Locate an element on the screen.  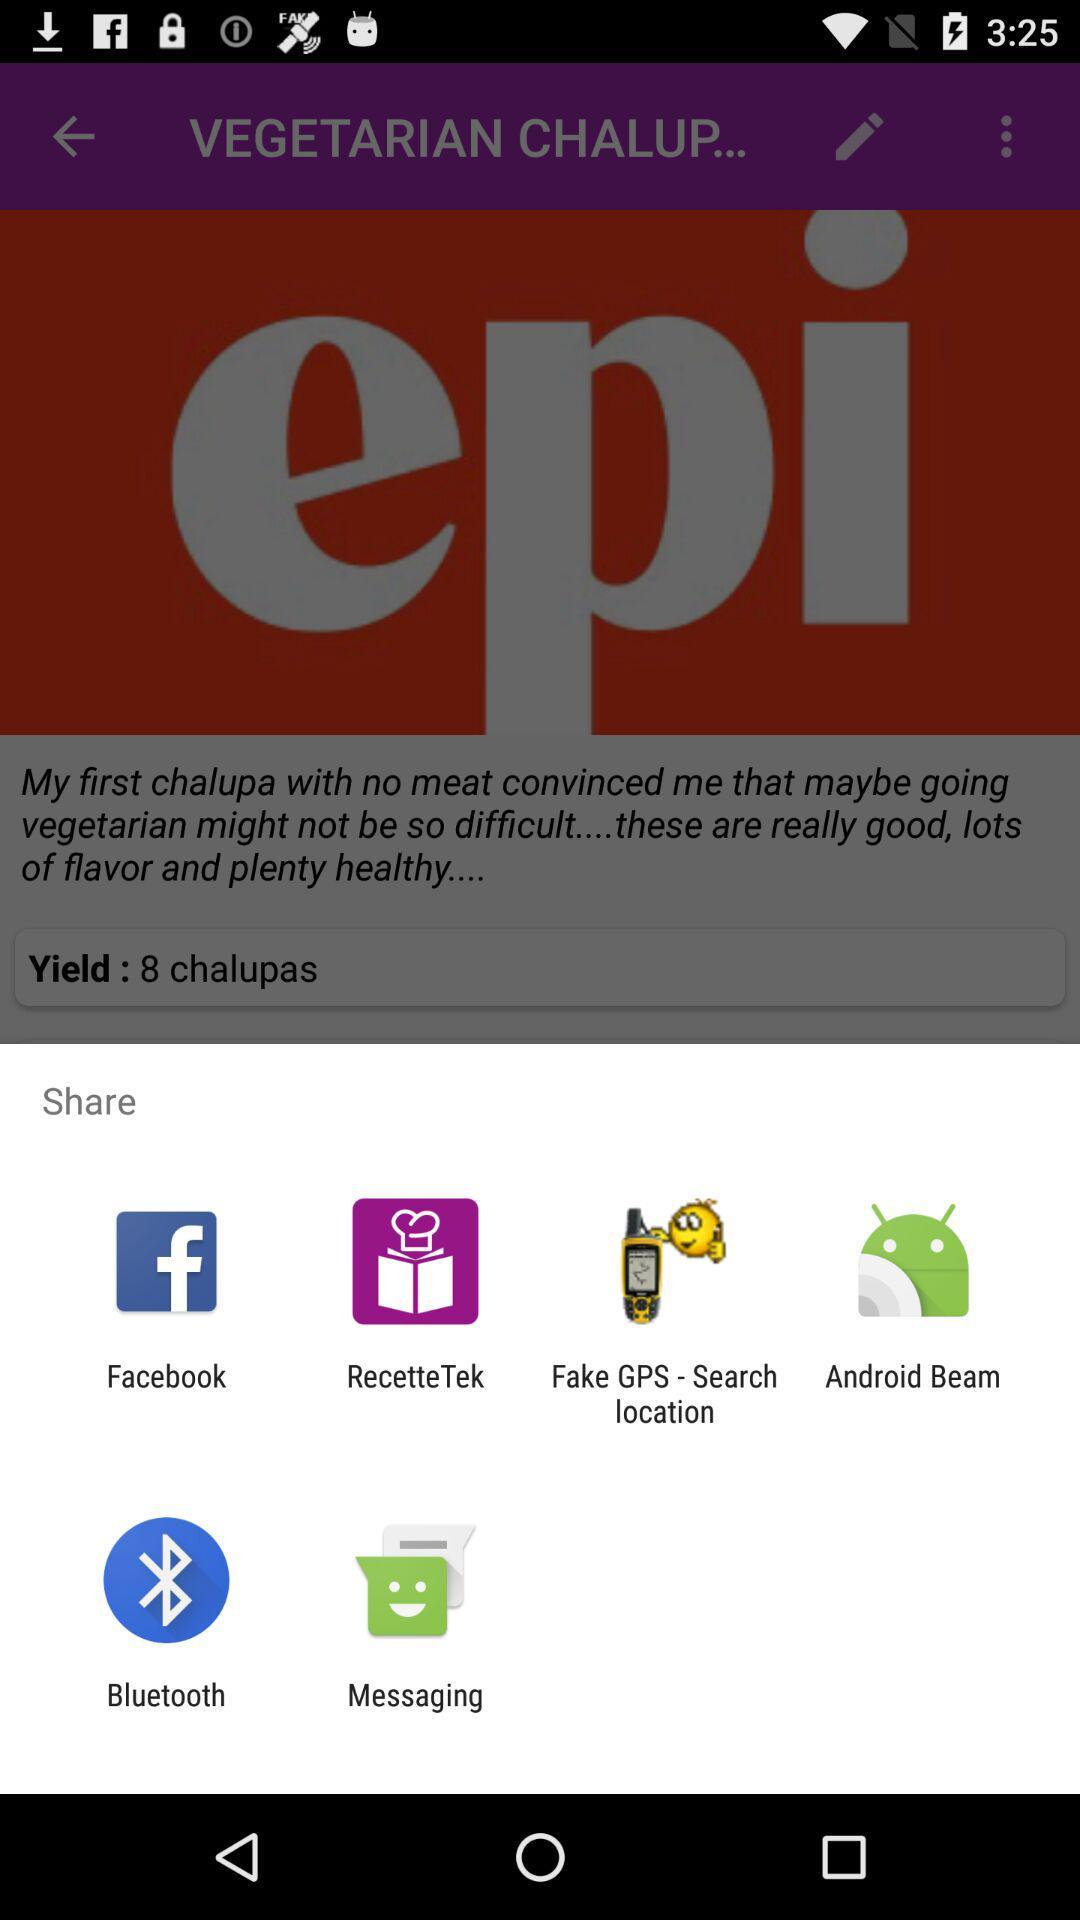
the item to the left of messaging is located at coordinates (165, 1711).